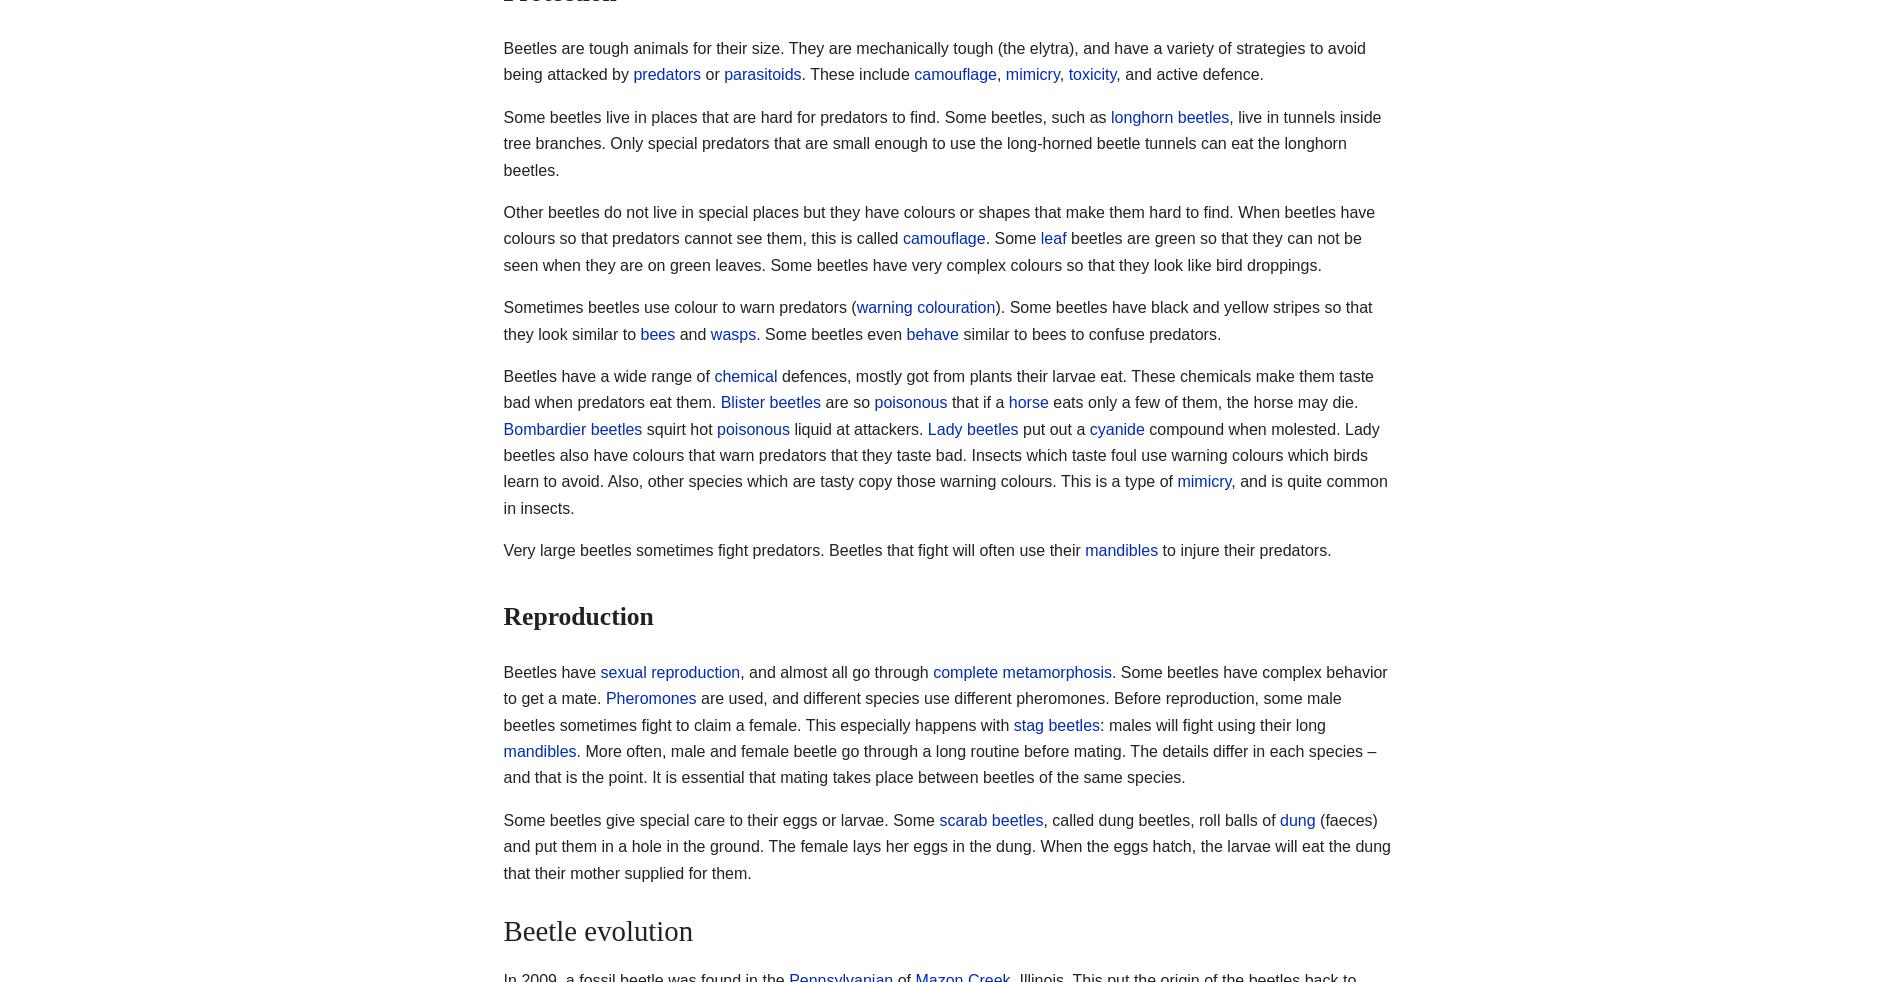  Describe the element at coordinates (940, 454) in the screenshot. I see `'compound when molested. Lady beetles also have colours that warn predators that they taste bad. Insects which taste foul use warning colours which birds learn to avoid. Also, other species which are tasty copy those warning colours. This is a type of'` at that location.